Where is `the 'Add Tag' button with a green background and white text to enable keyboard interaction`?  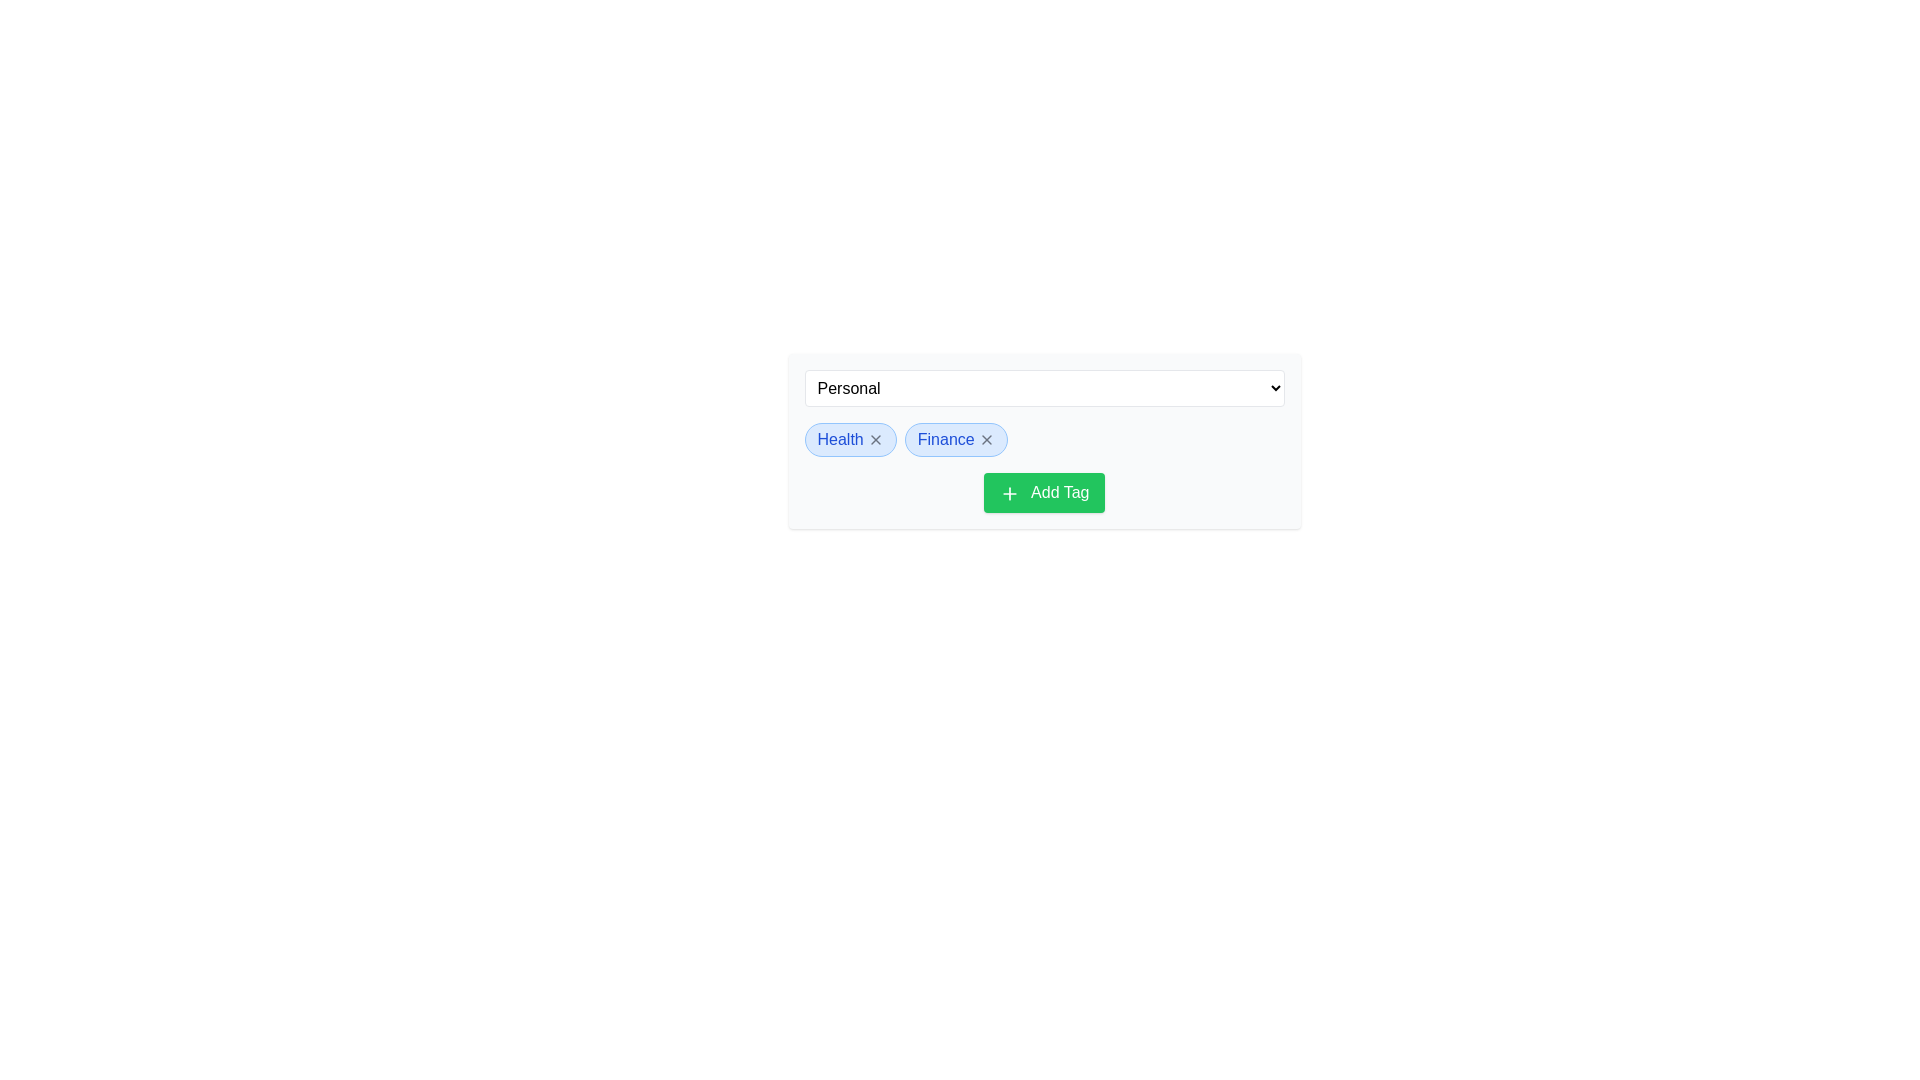 the 'Add Tag' button with a green background and white text to enable keyboard interaction is located at coordinates (1043, 493).